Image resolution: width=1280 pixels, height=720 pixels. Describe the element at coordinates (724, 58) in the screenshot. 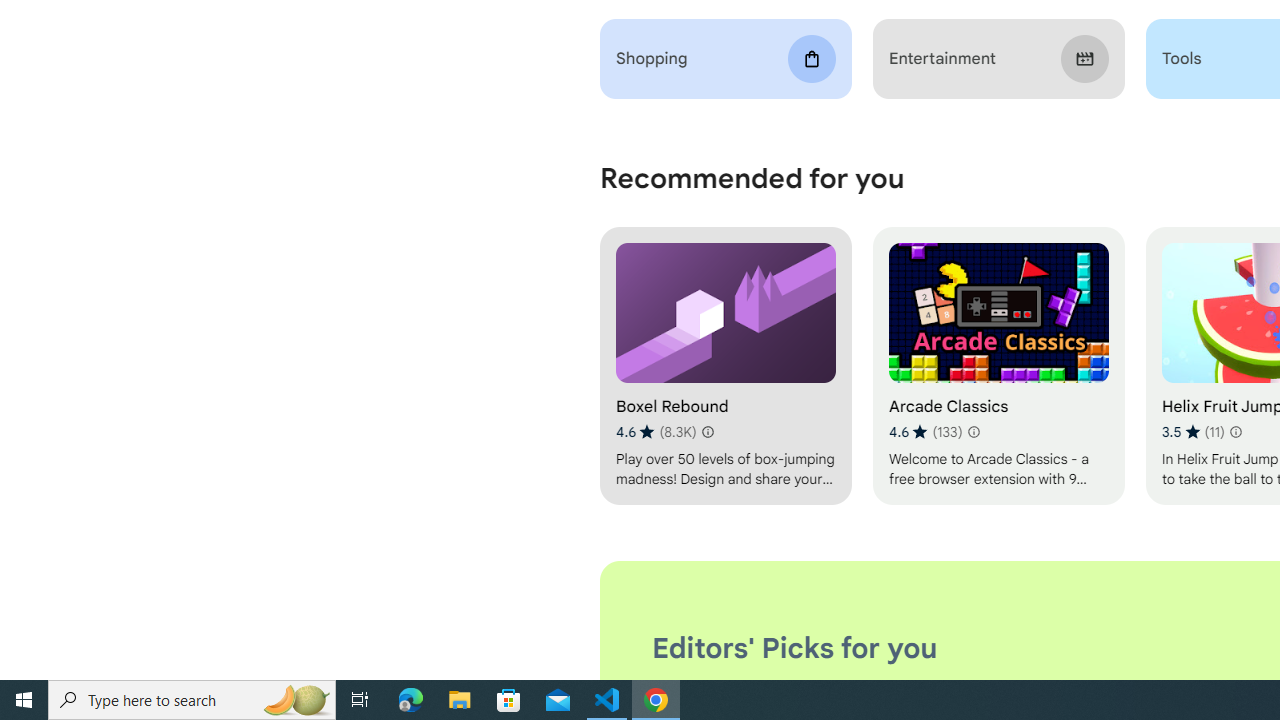

I see `'Shopping'` at that location.